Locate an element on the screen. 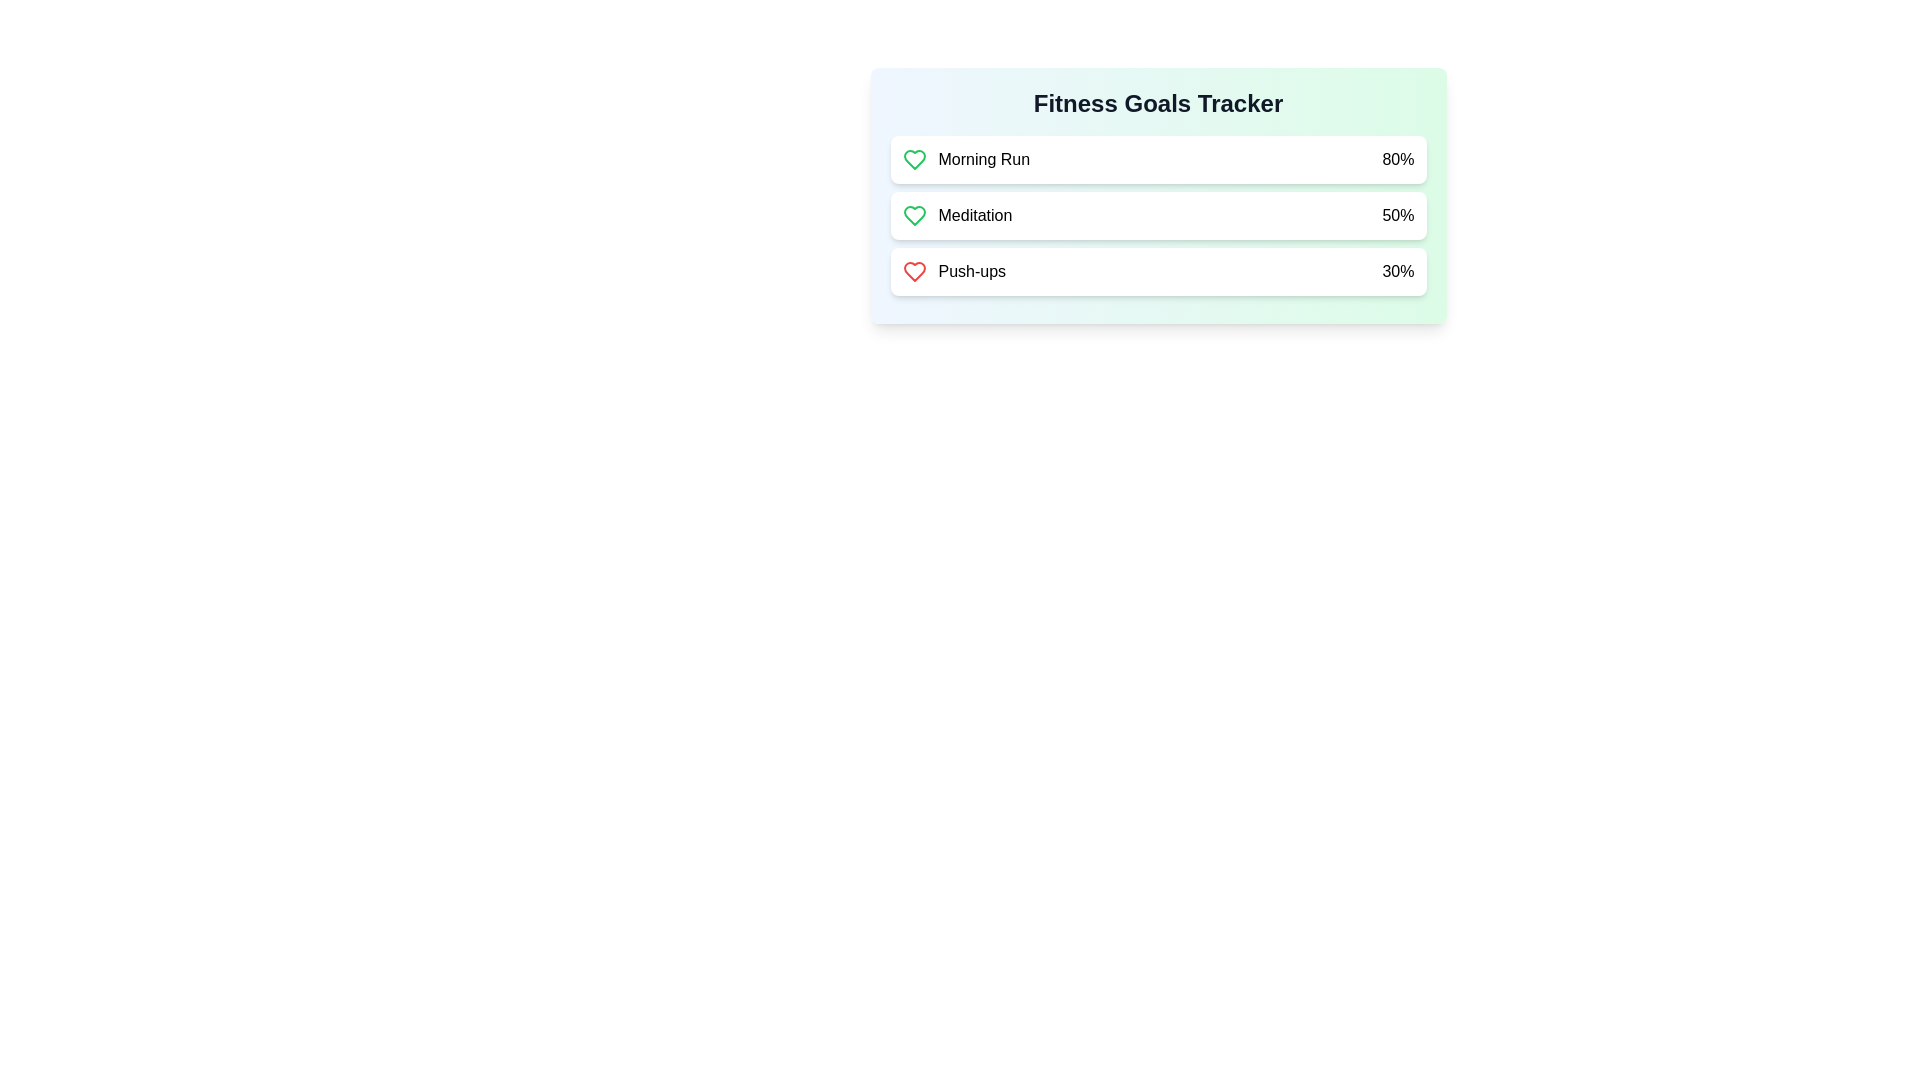  the text label in the first row of the fitness goal tracker is located at coordinates (984, 158).